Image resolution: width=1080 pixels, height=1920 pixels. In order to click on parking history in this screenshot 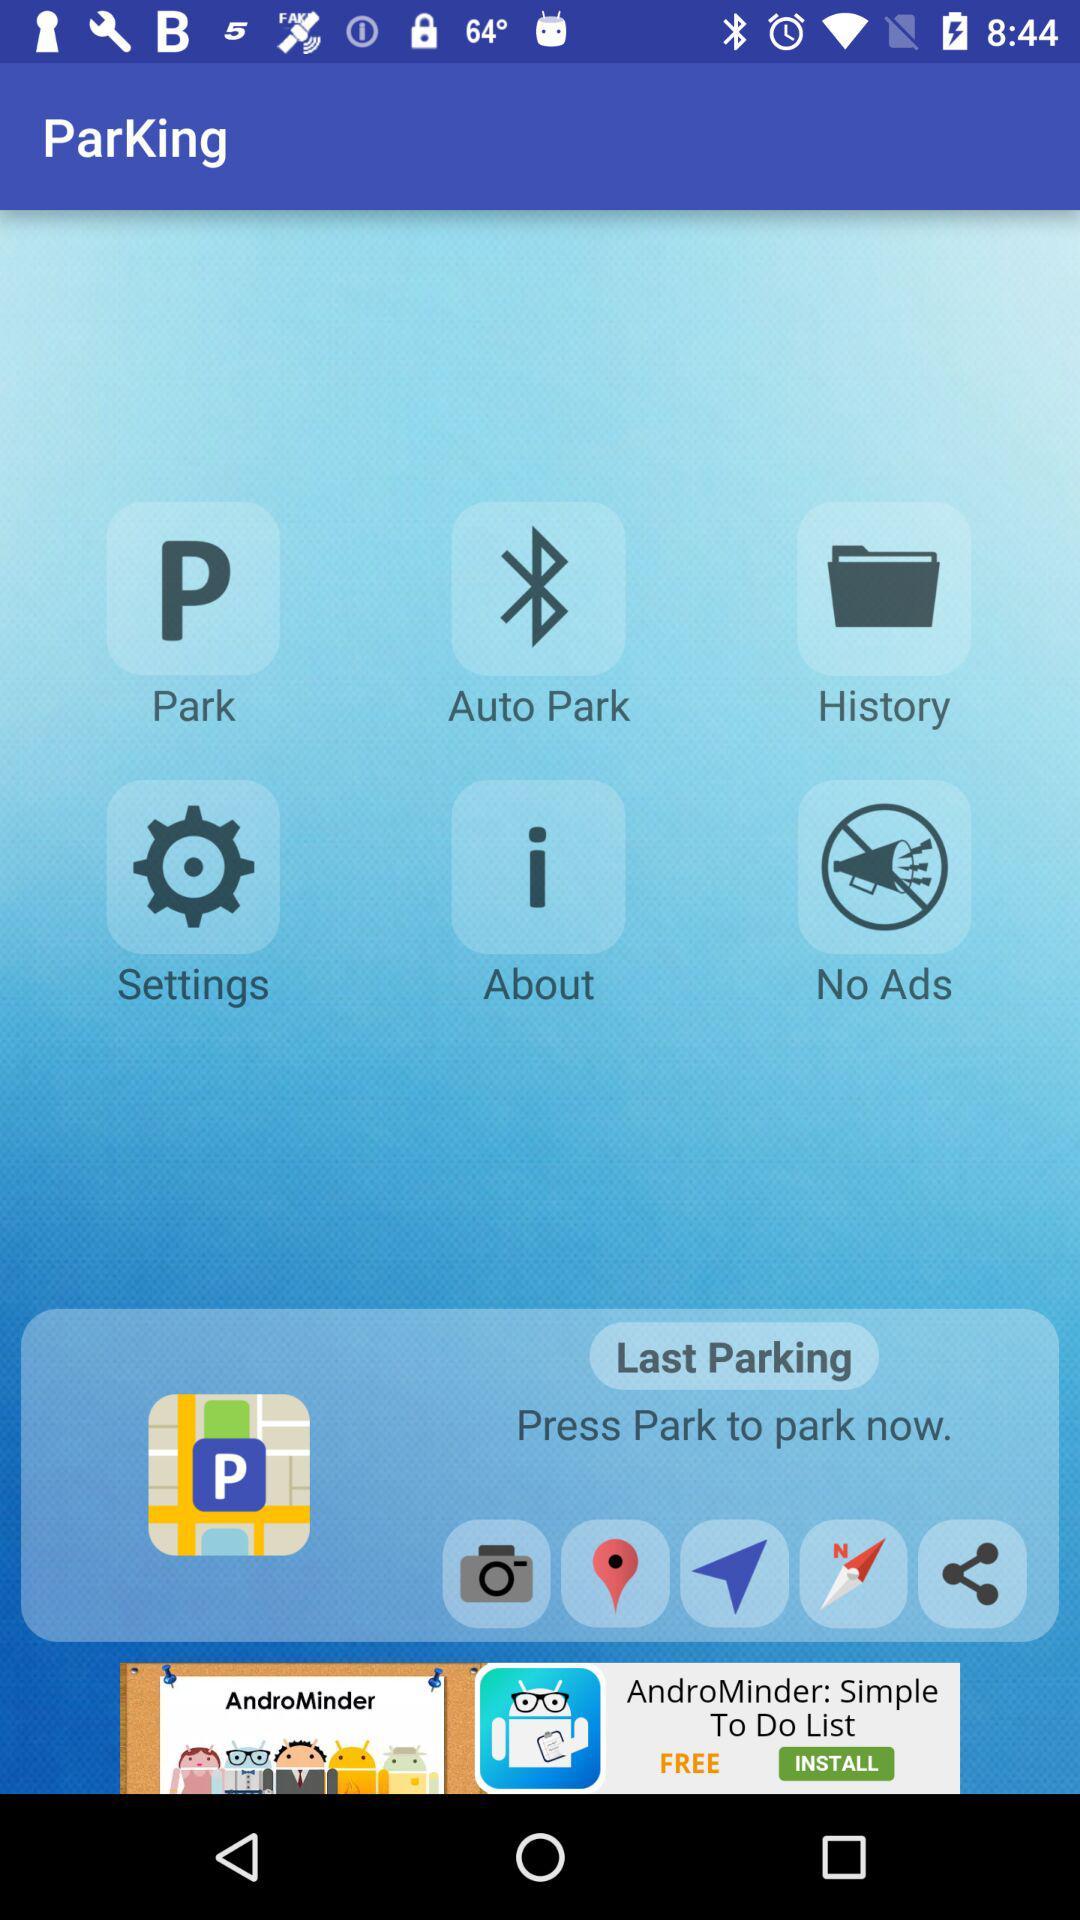, I will do `click(883, 587)`.